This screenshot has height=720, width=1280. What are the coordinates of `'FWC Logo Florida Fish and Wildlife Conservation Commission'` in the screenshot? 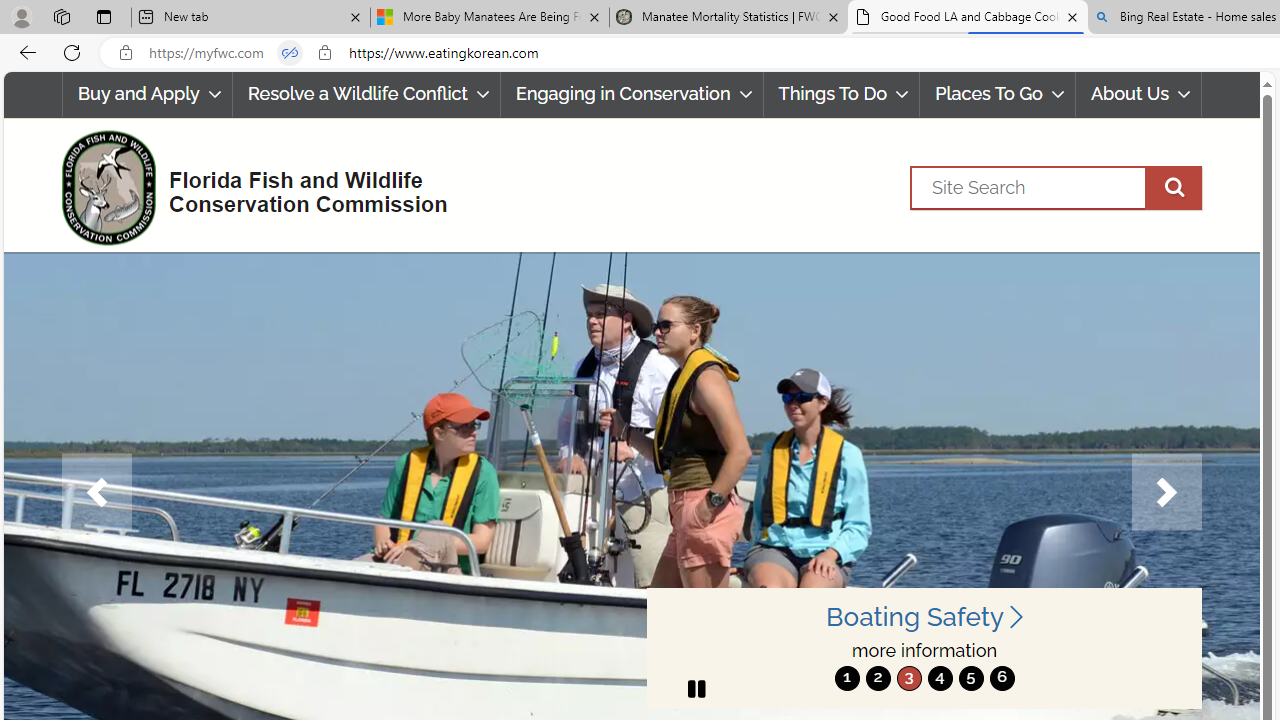 It's located at (245, 185).